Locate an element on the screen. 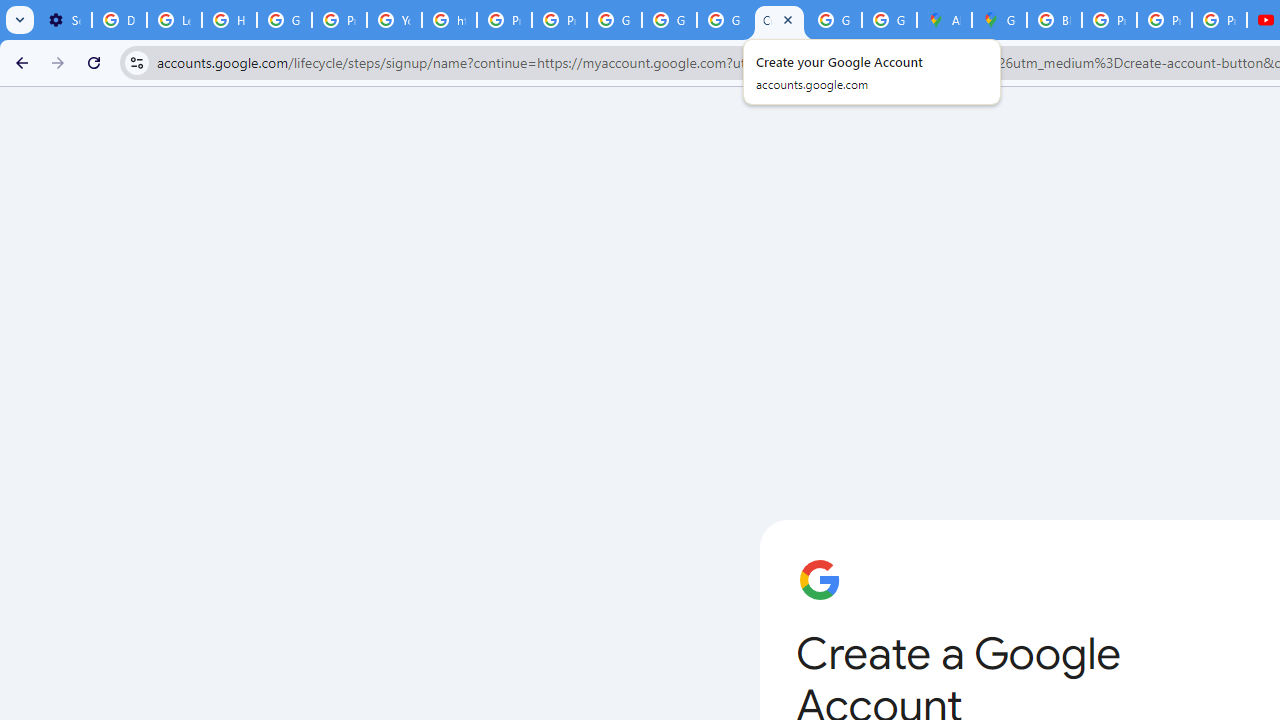 Image resolution: width=1280 pixels, height=720 pixels. 'Blogger Policies and Guidelines - Transparency Center' is located at coordinates (1053, 20).